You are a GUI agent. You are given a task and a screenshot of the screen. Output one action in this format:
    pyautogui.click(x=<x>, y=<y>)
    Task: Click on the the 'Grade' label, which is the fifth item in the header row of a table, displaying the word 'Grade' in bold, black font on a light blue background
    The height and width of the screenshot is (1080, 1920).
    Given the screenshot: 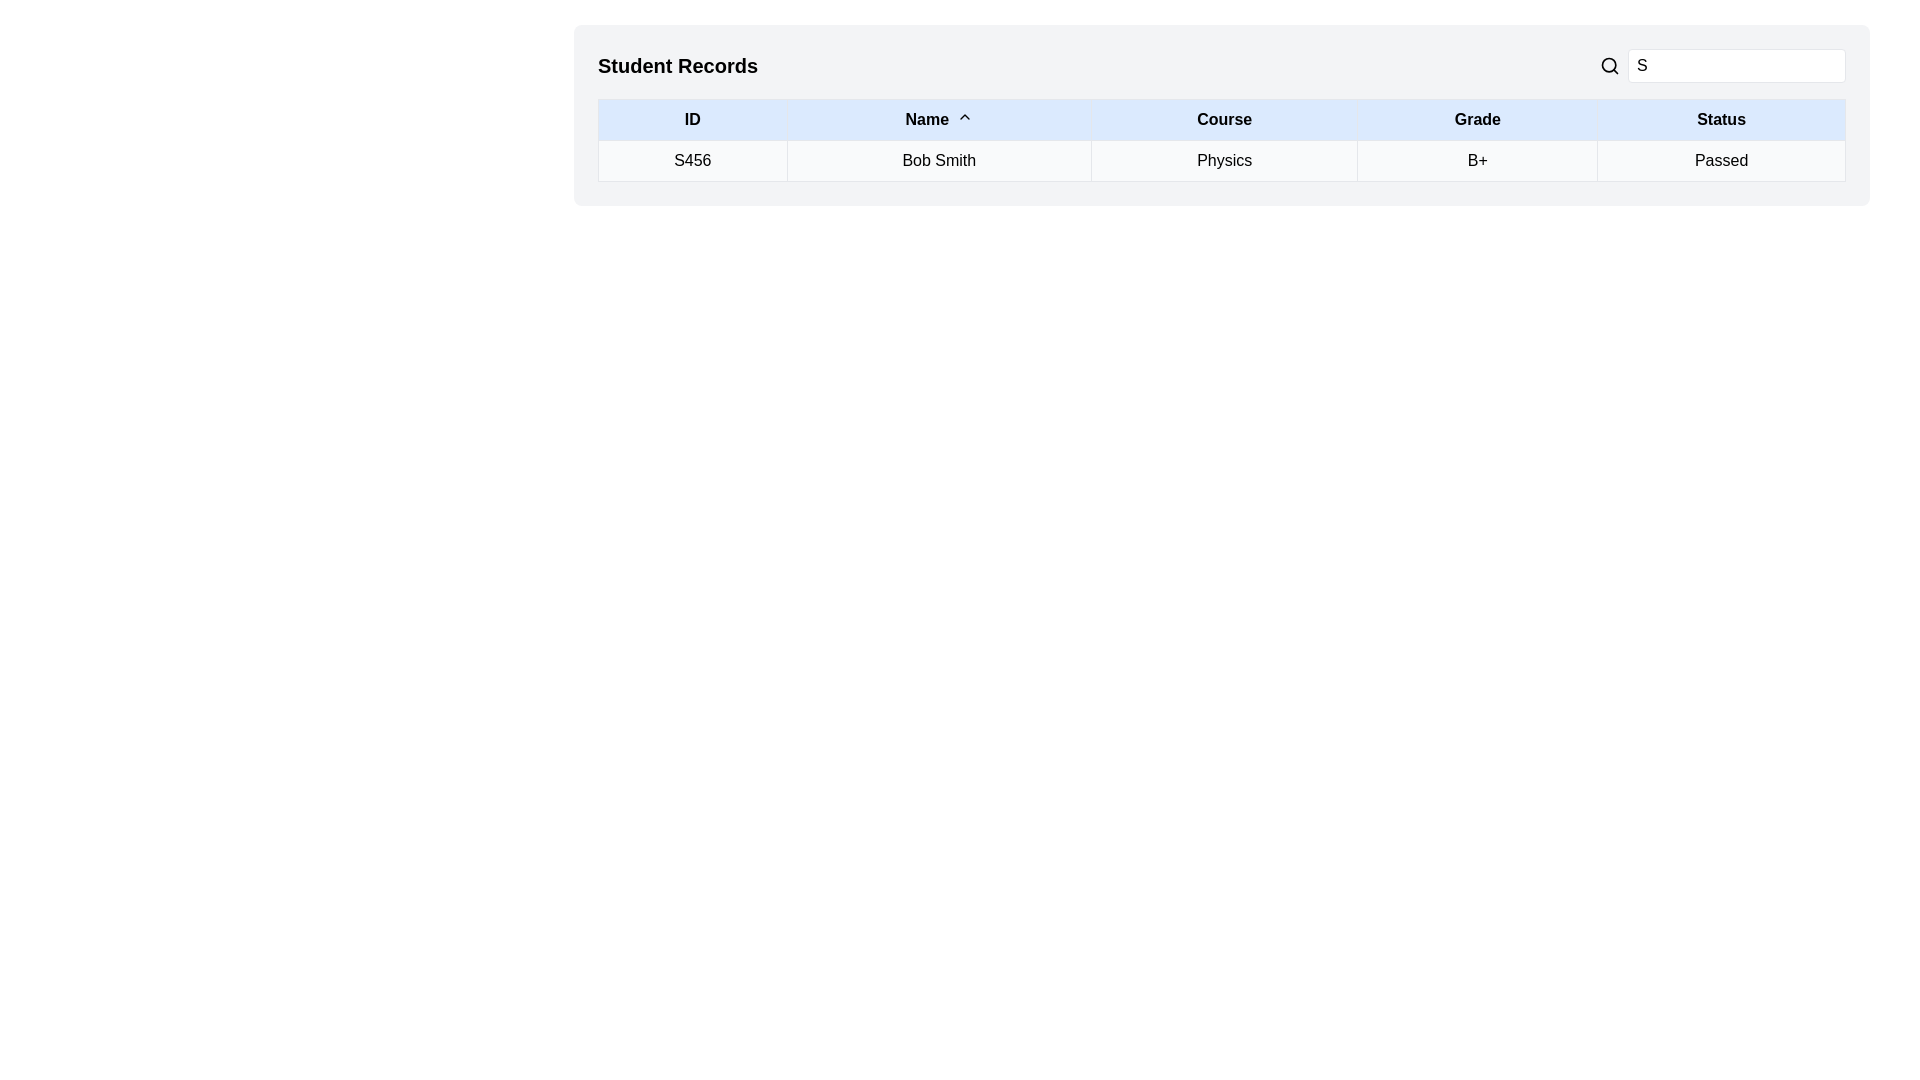 What is the action you would take?
    pyautogui.click(x=1477, y=119)
    